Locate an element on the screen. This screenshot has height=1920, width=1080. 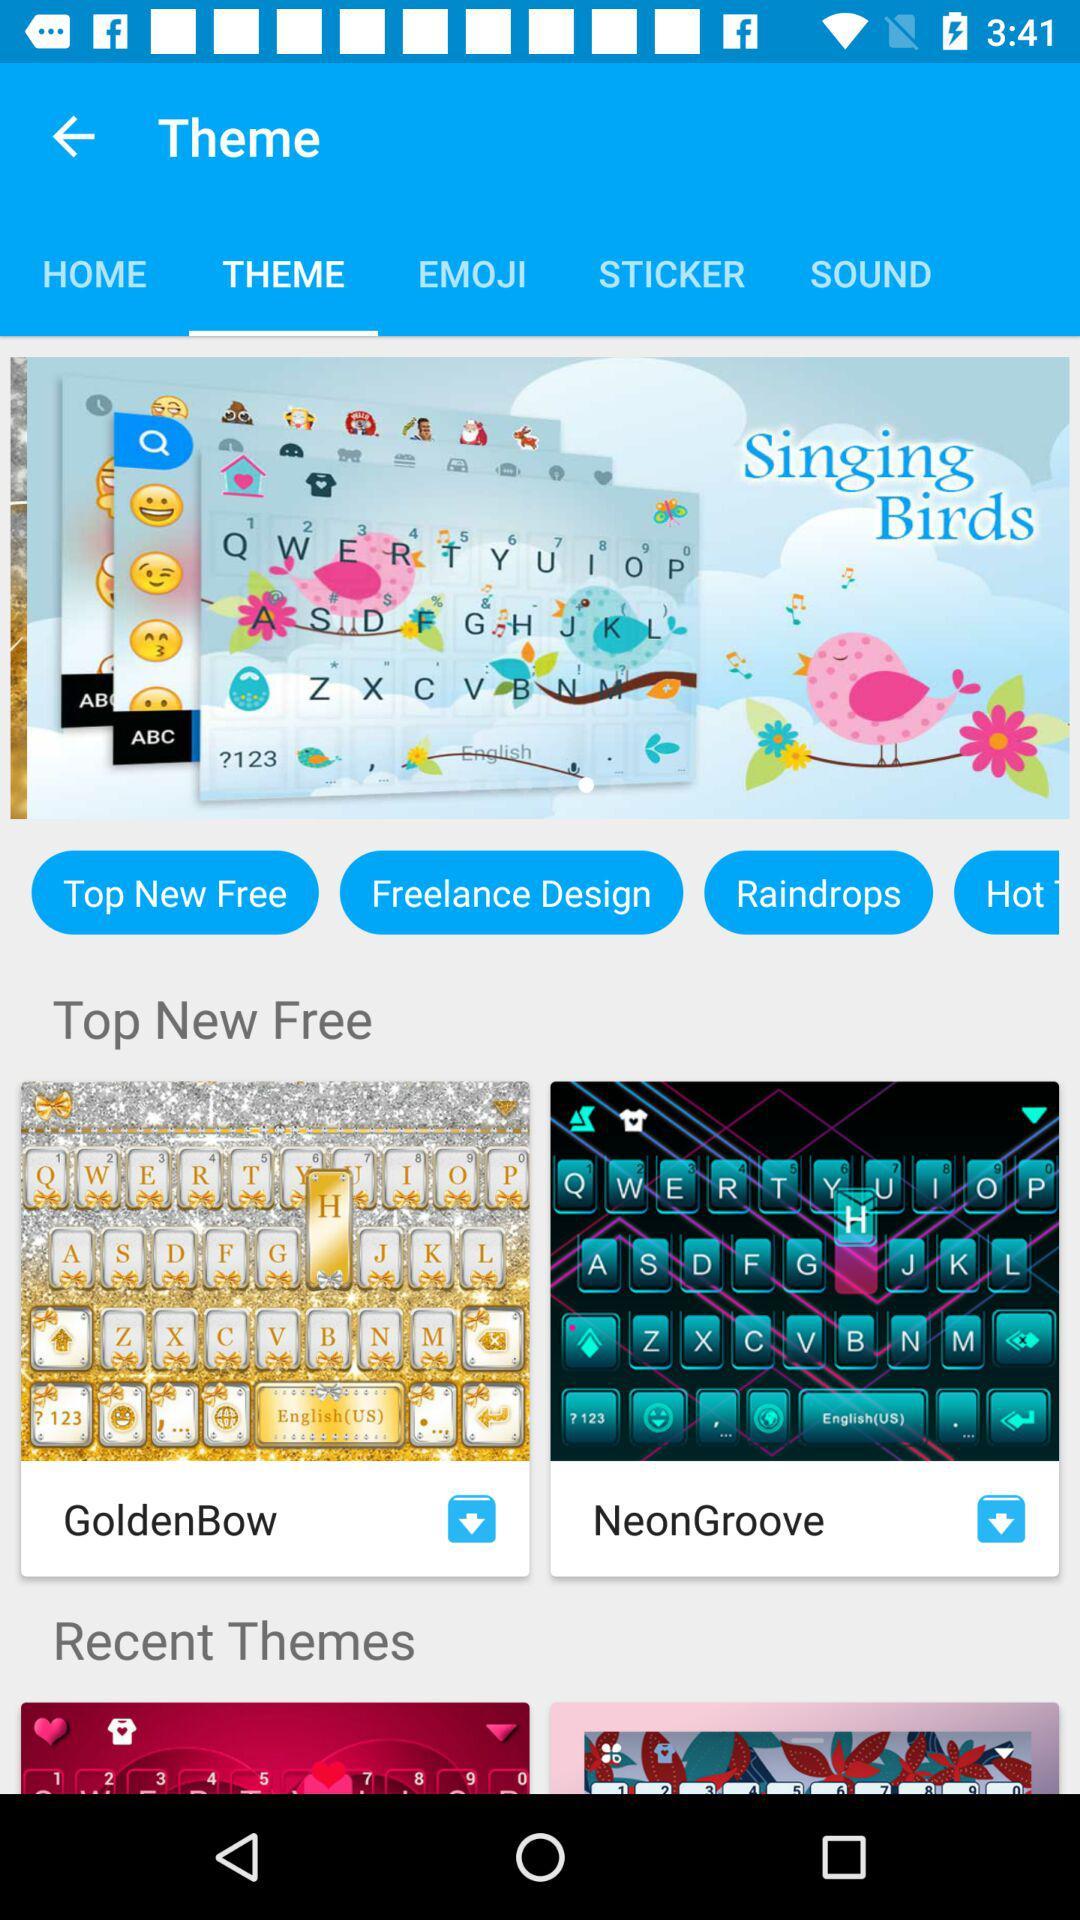
app next to theme app is located at coordinates (72, 135).